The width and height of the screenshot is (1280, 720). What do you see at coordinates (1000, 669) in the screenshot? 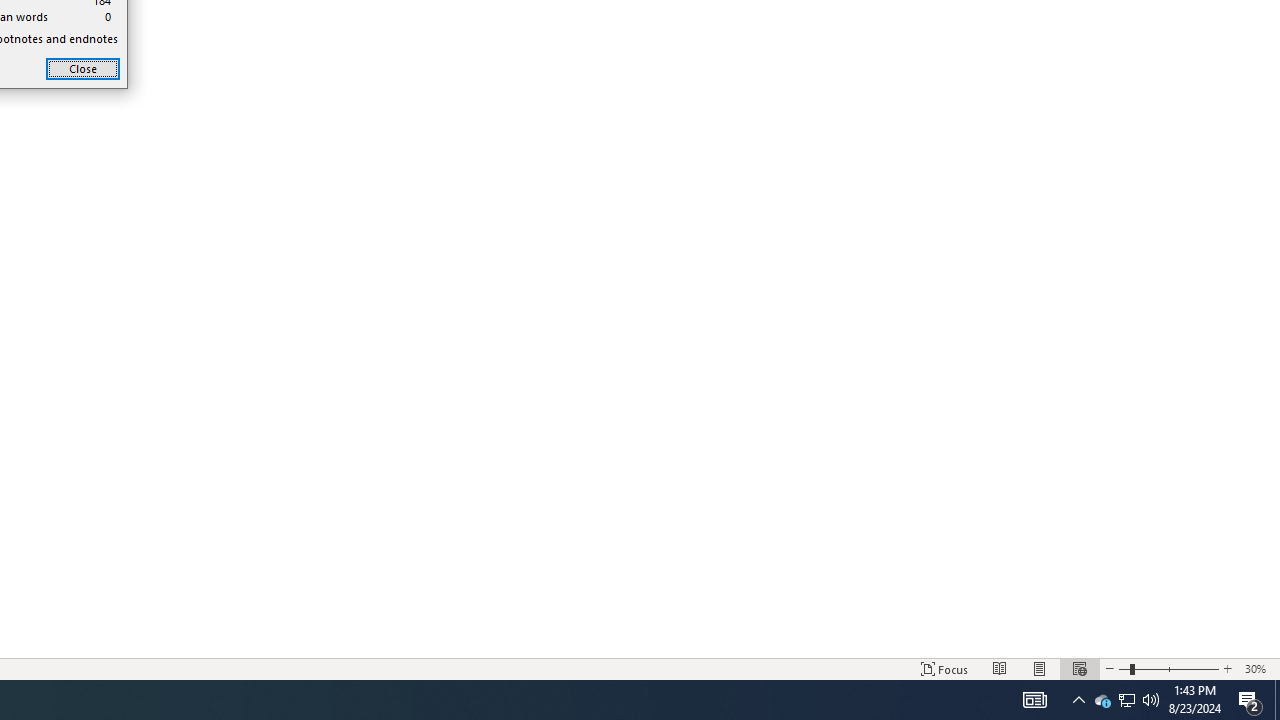
I see `'Read Mode'` at bounding box center [1000, 669].